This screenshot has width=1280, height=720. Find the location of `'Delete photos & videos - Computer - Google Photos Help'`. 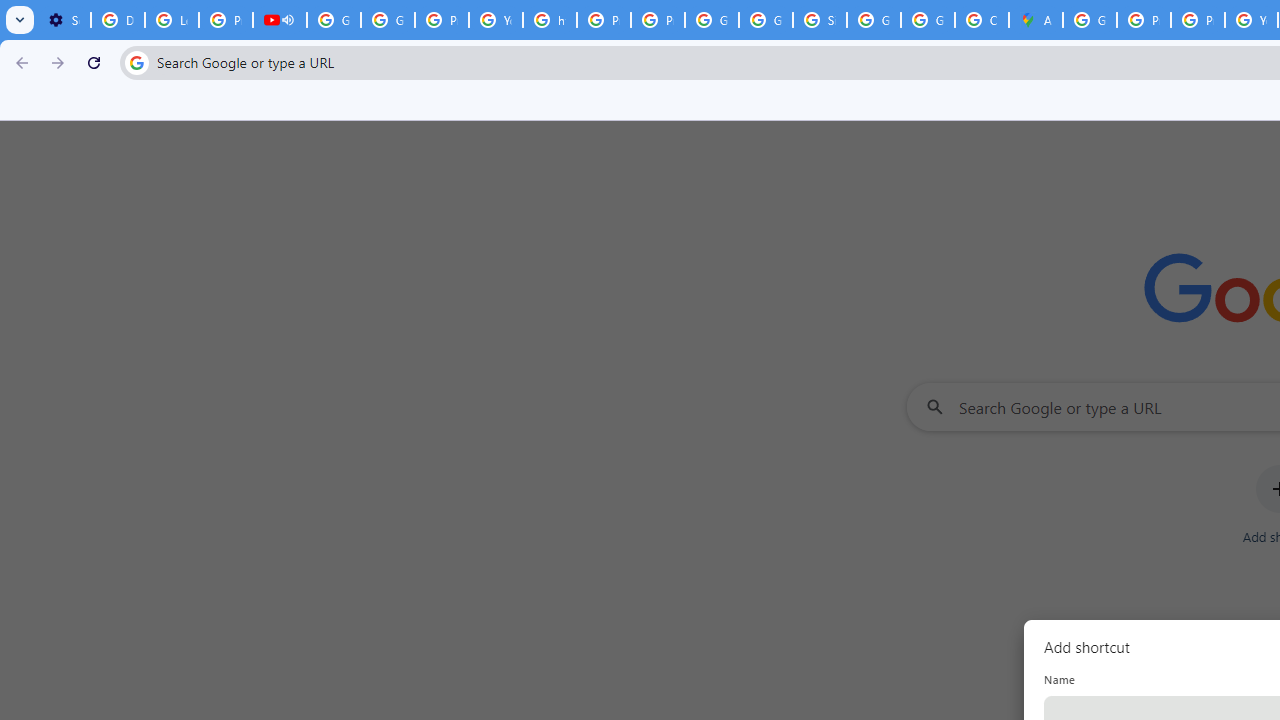

'Delete photos & videos - Computer - Google Photos Help' is located at coordinates (116, 20).